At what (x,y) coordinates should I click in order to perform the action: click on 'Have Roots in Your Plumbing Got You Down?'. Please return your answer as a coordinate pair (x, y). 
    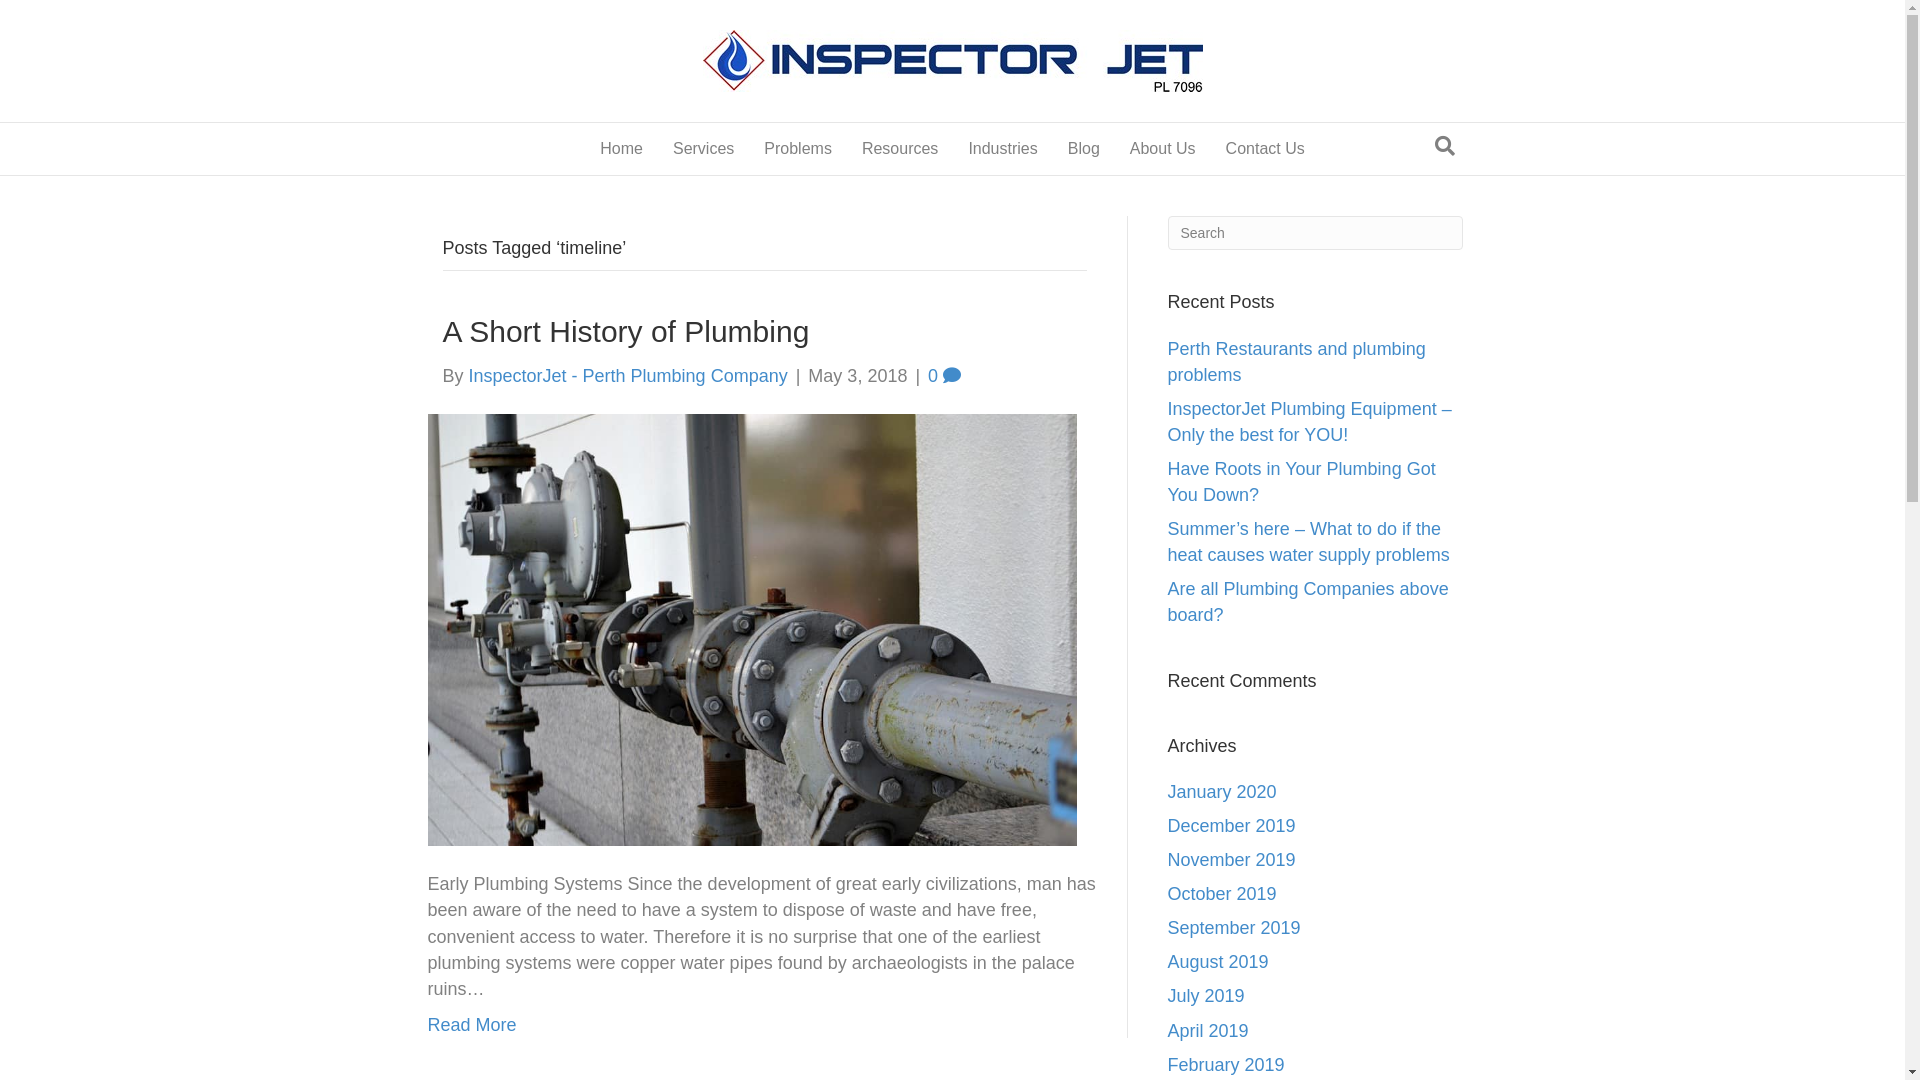
    Looking at the image, I should click on (1301, 482).